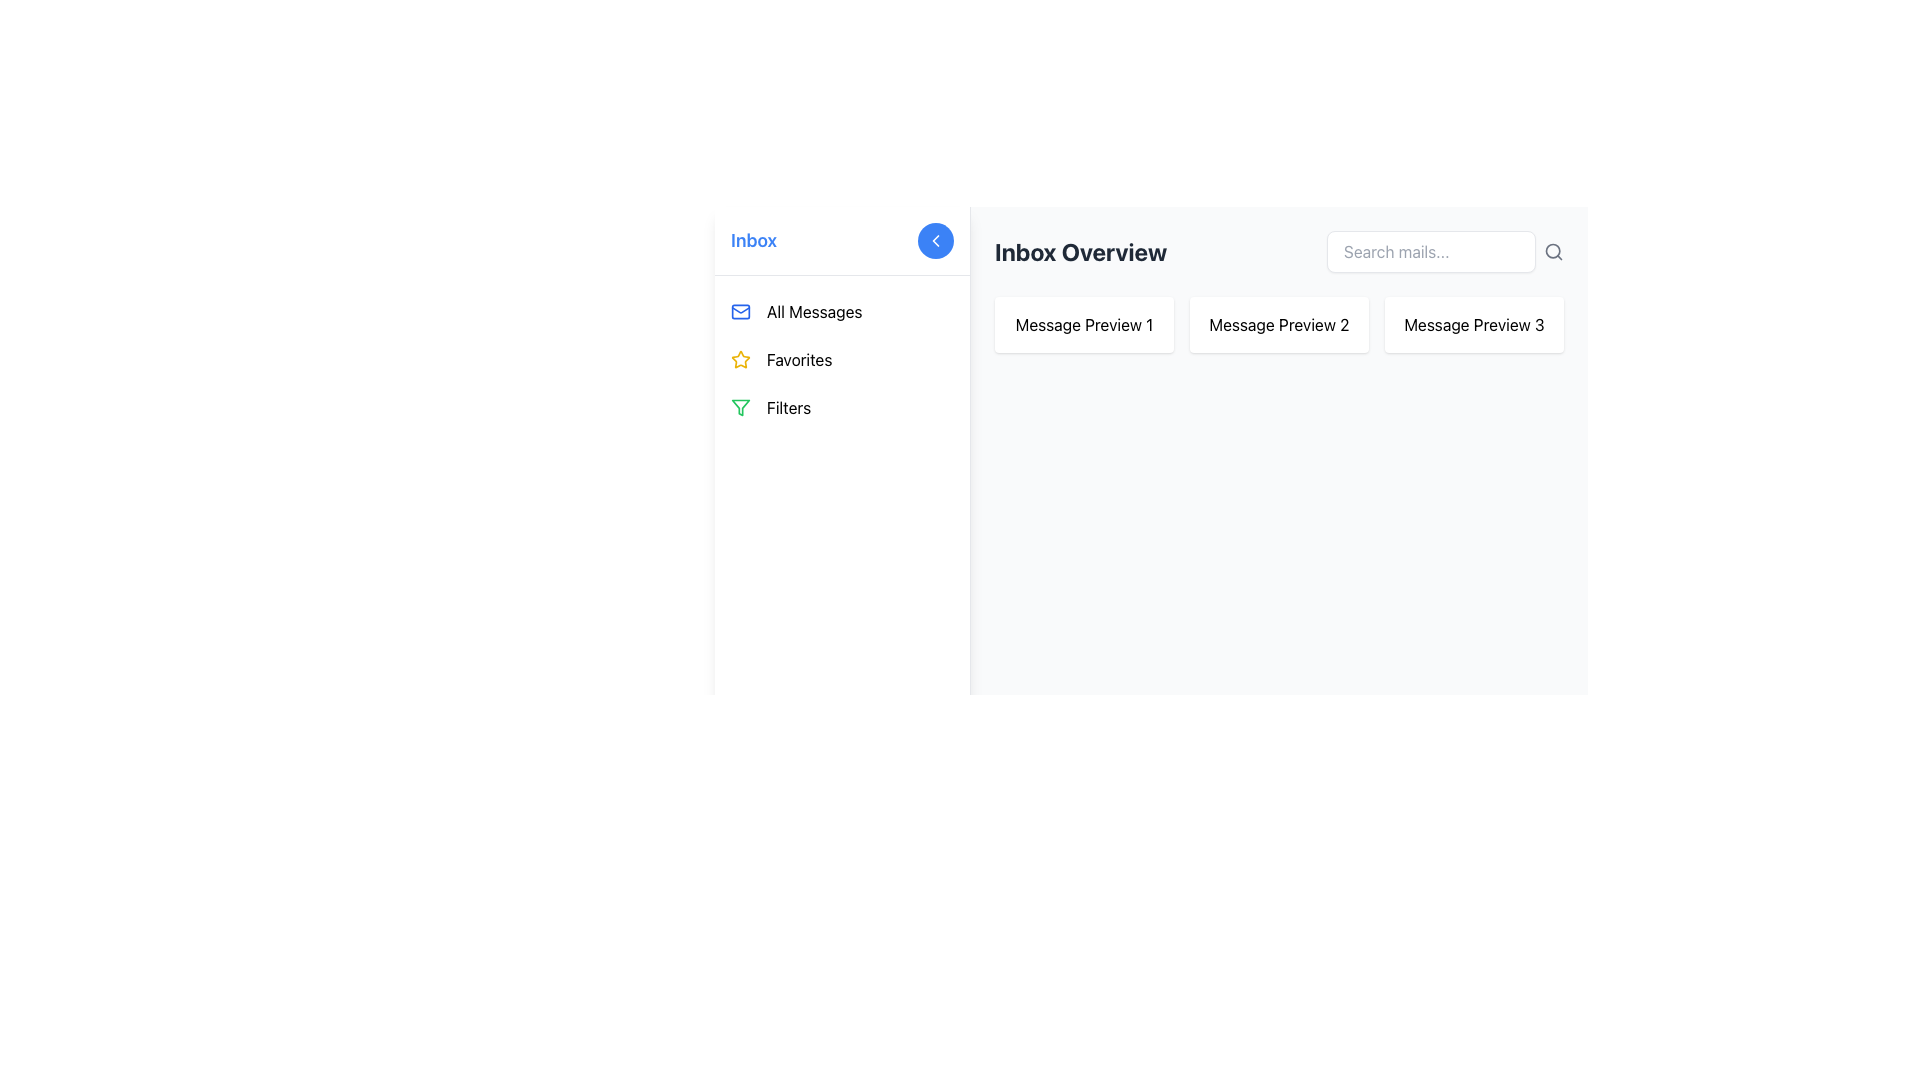  Describe the element at coordinates (739, 407) in the screenshot. I see `the filtering icon located to the left of the 'Filters' label in the interface` at that location.